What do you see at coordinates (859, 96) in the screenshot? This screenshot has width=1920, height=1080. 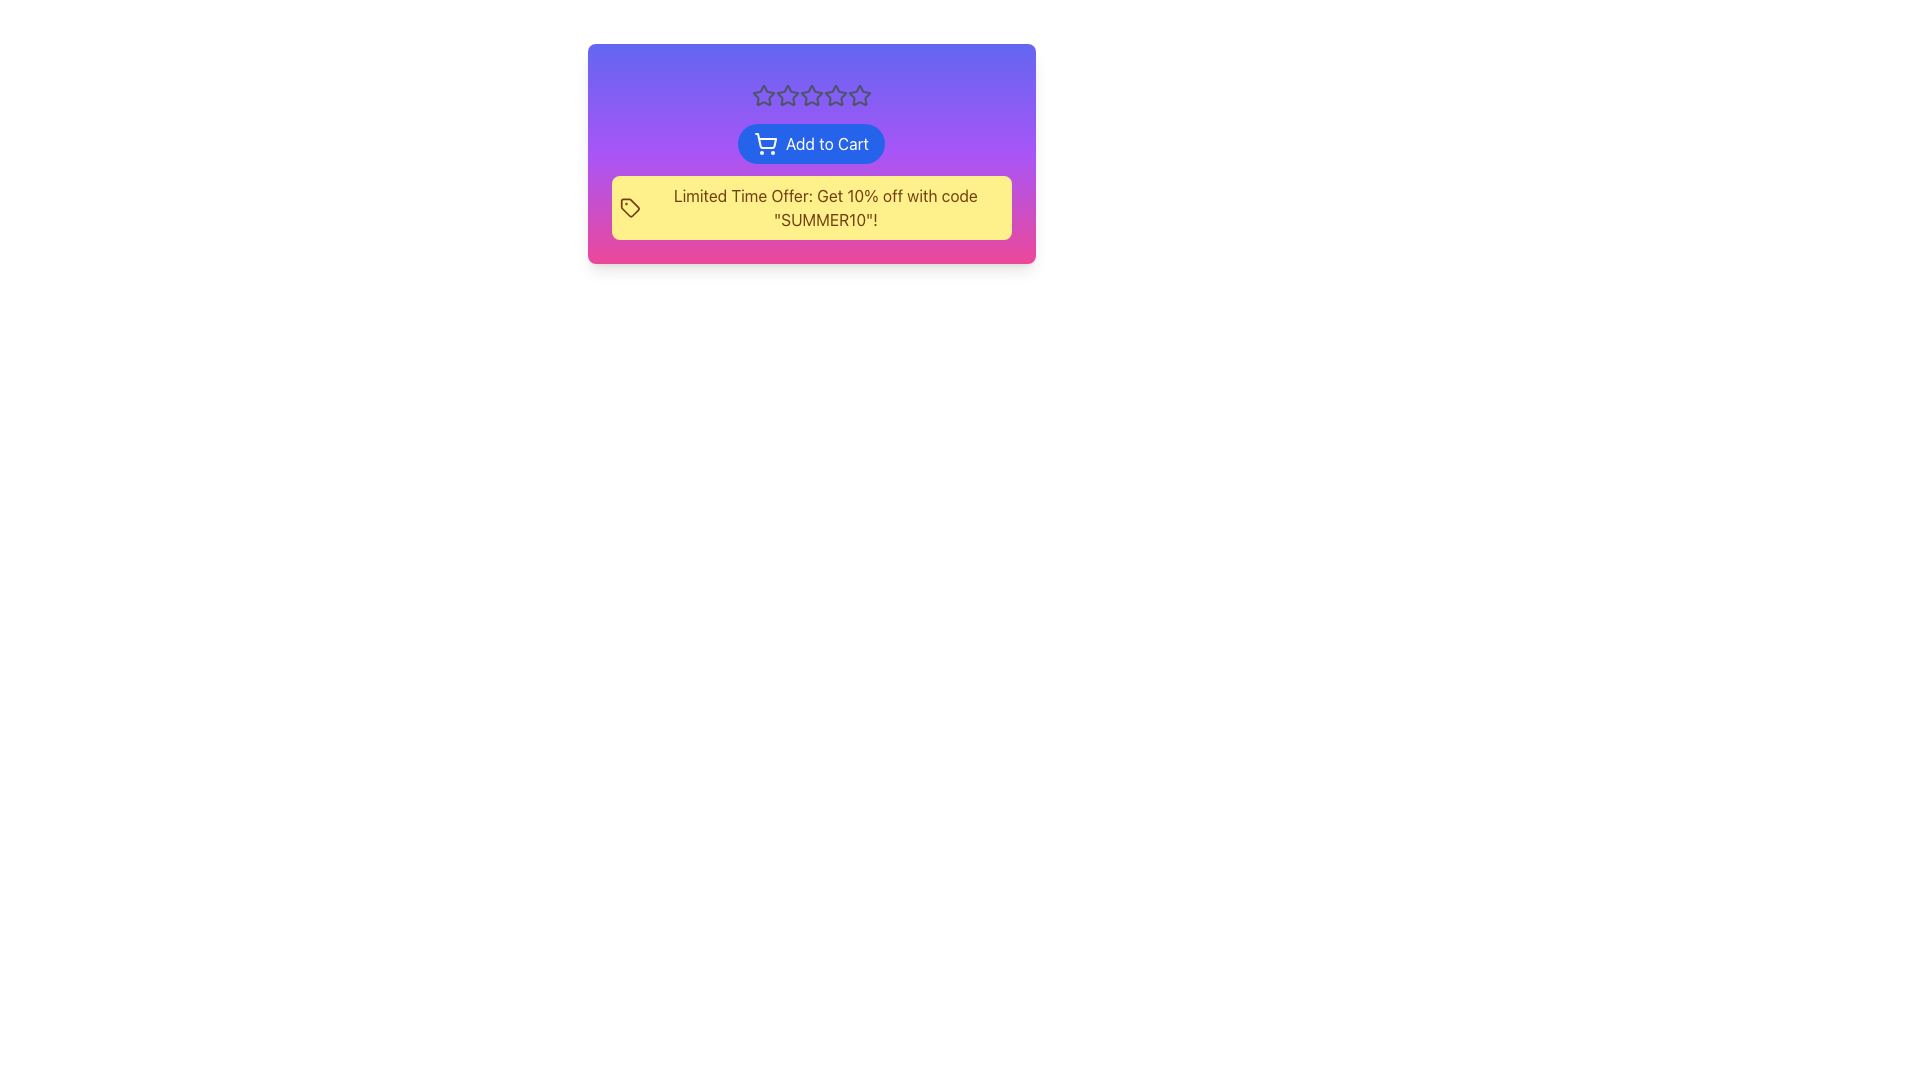 I see `the fifth star icon used for rating located at the center of the upper section of the card component` at bounding box center [859, 96].